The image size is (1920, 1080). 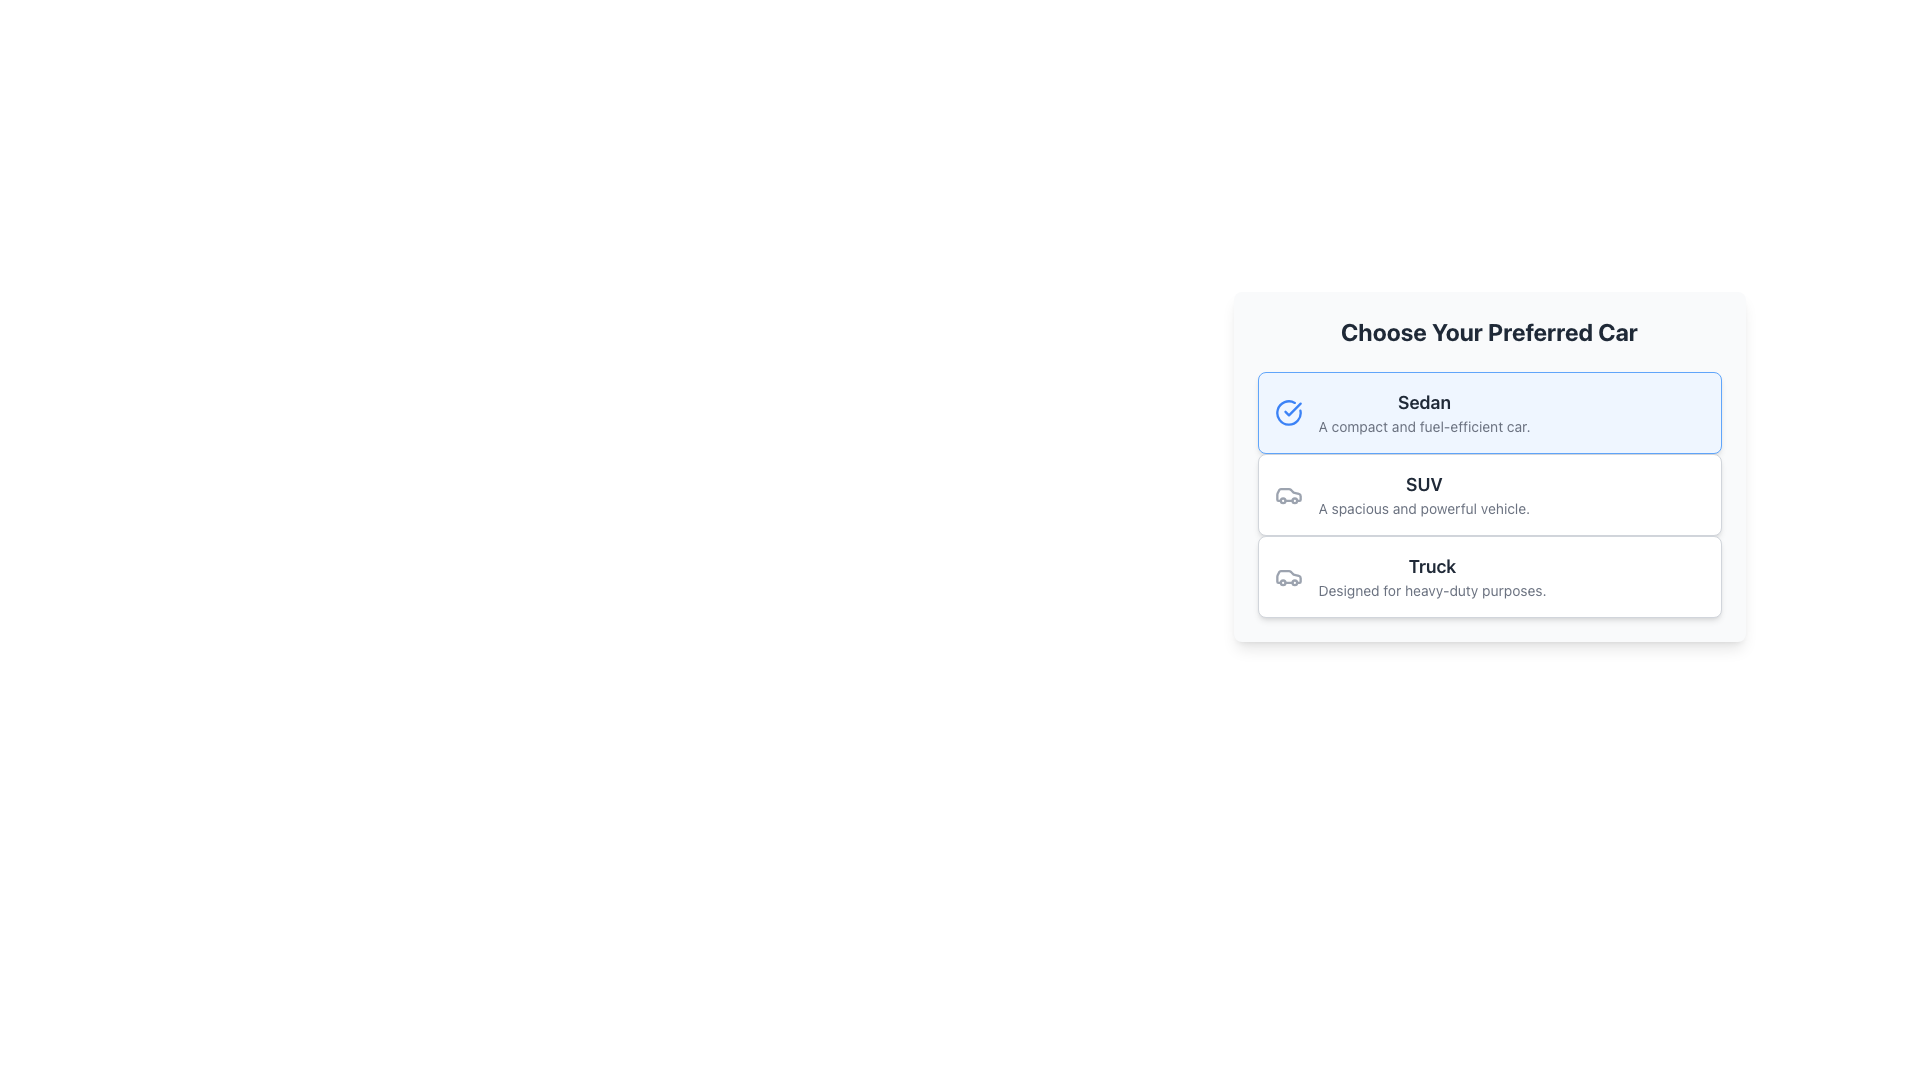 What do you see at coordinates (1423, 508) in the screenshot?
I see `the descriptive Text Label providing information about the 'SUV' option, located below its title in the SUV section` at bounding box center [1423, 508].